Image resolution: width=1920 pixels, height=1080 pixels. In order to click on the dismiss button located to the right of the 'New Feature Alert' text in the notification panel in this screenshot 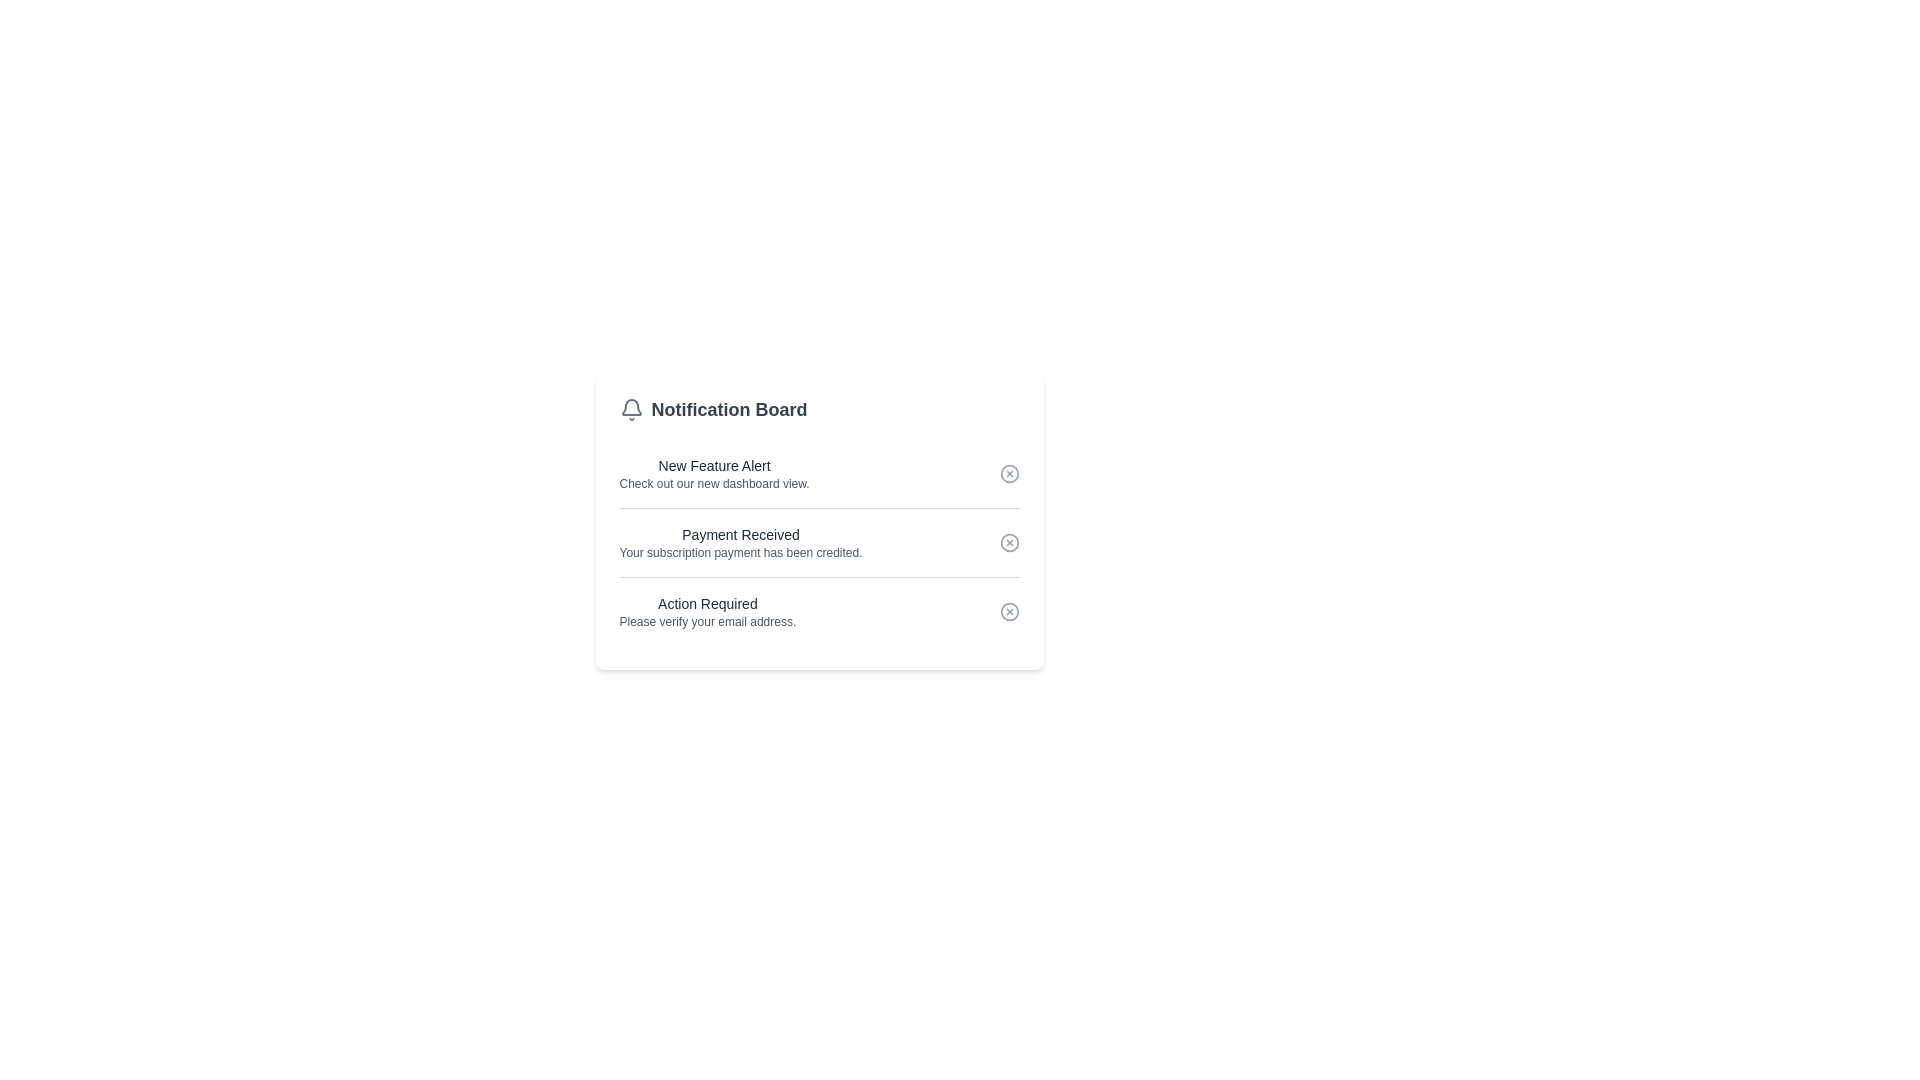, I will do `click(1009, 474)`.